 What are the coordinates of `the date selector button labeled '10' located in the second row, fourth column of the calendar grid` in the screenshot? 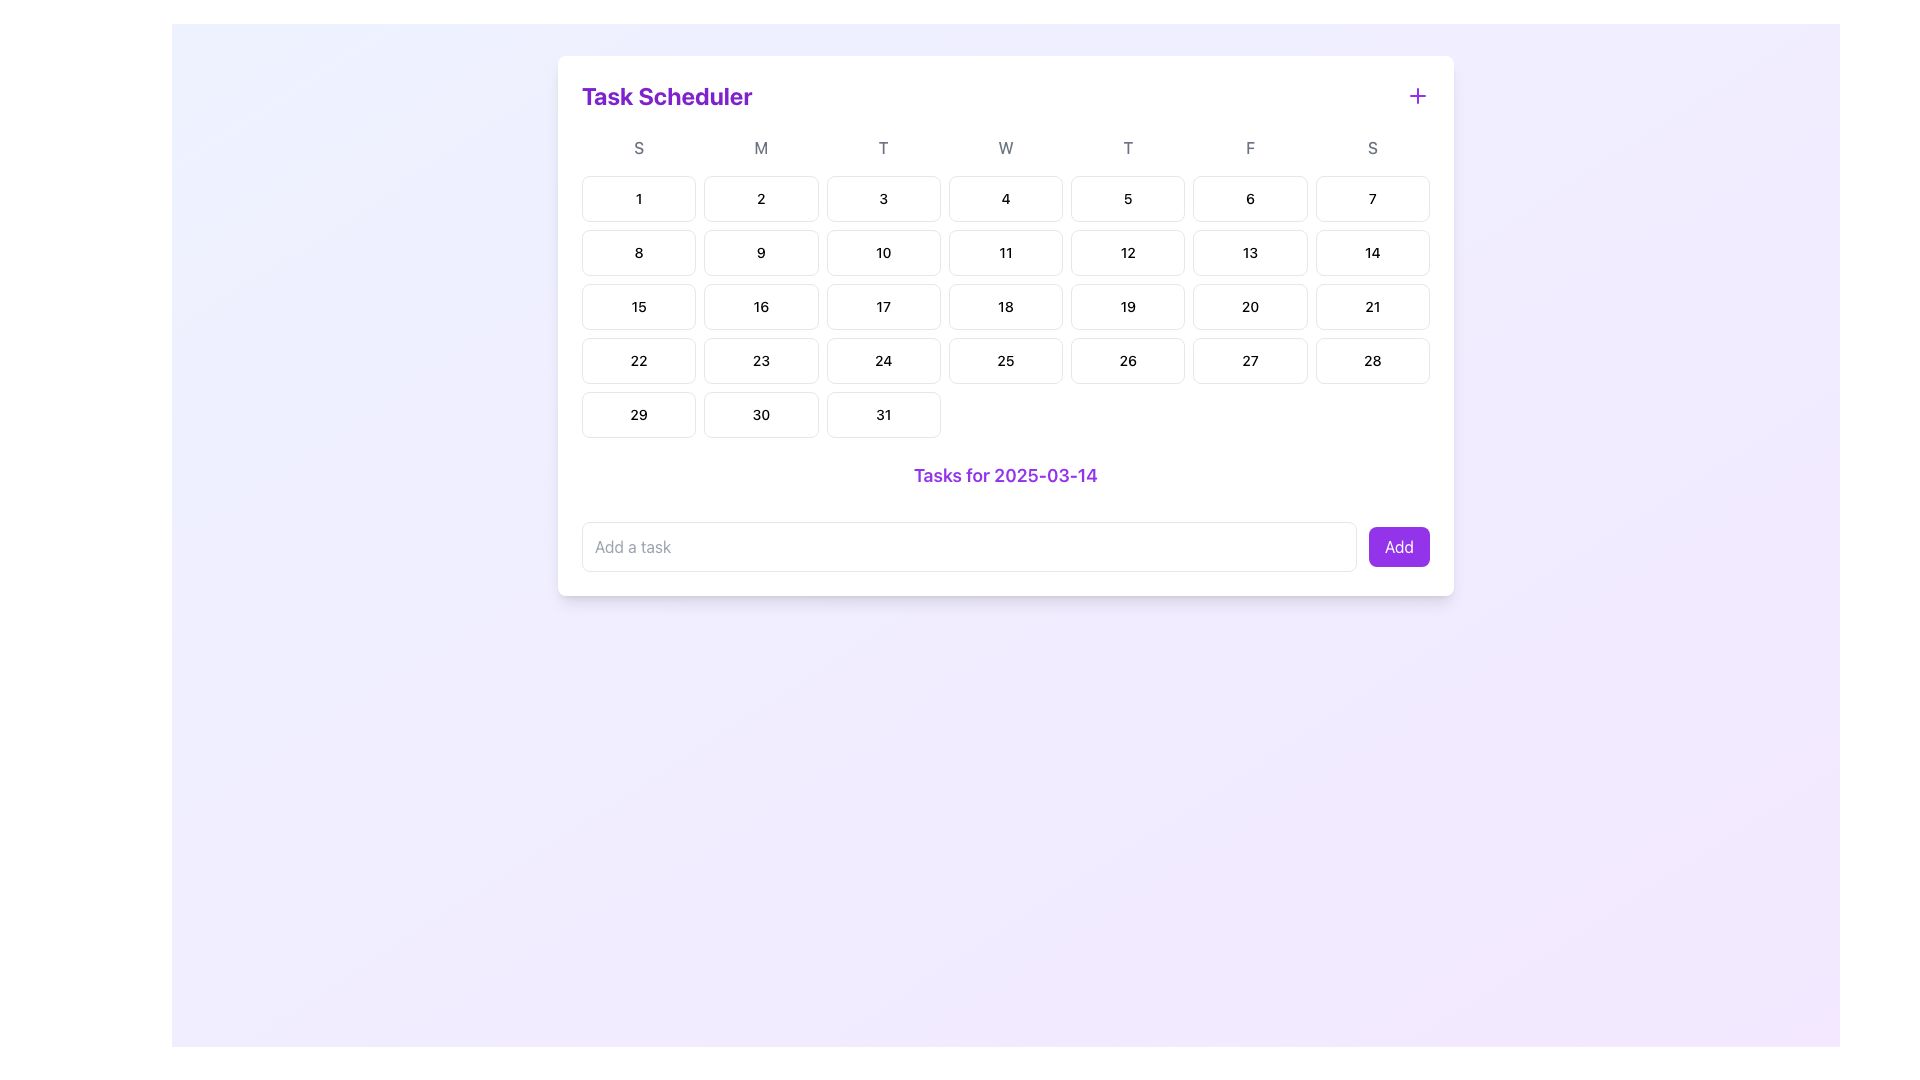 It's located at (882, 252).